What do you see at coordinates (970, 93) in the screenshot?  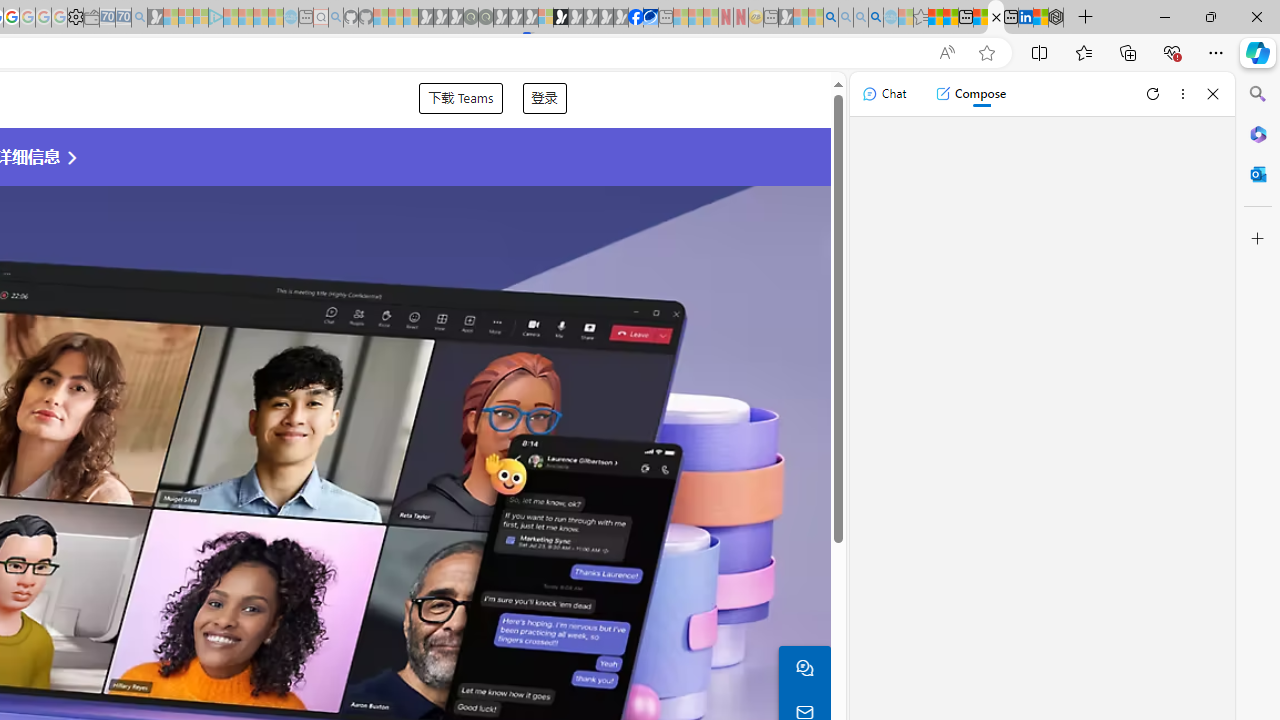 I see `'Compose'` at bounding box center [970, 93].